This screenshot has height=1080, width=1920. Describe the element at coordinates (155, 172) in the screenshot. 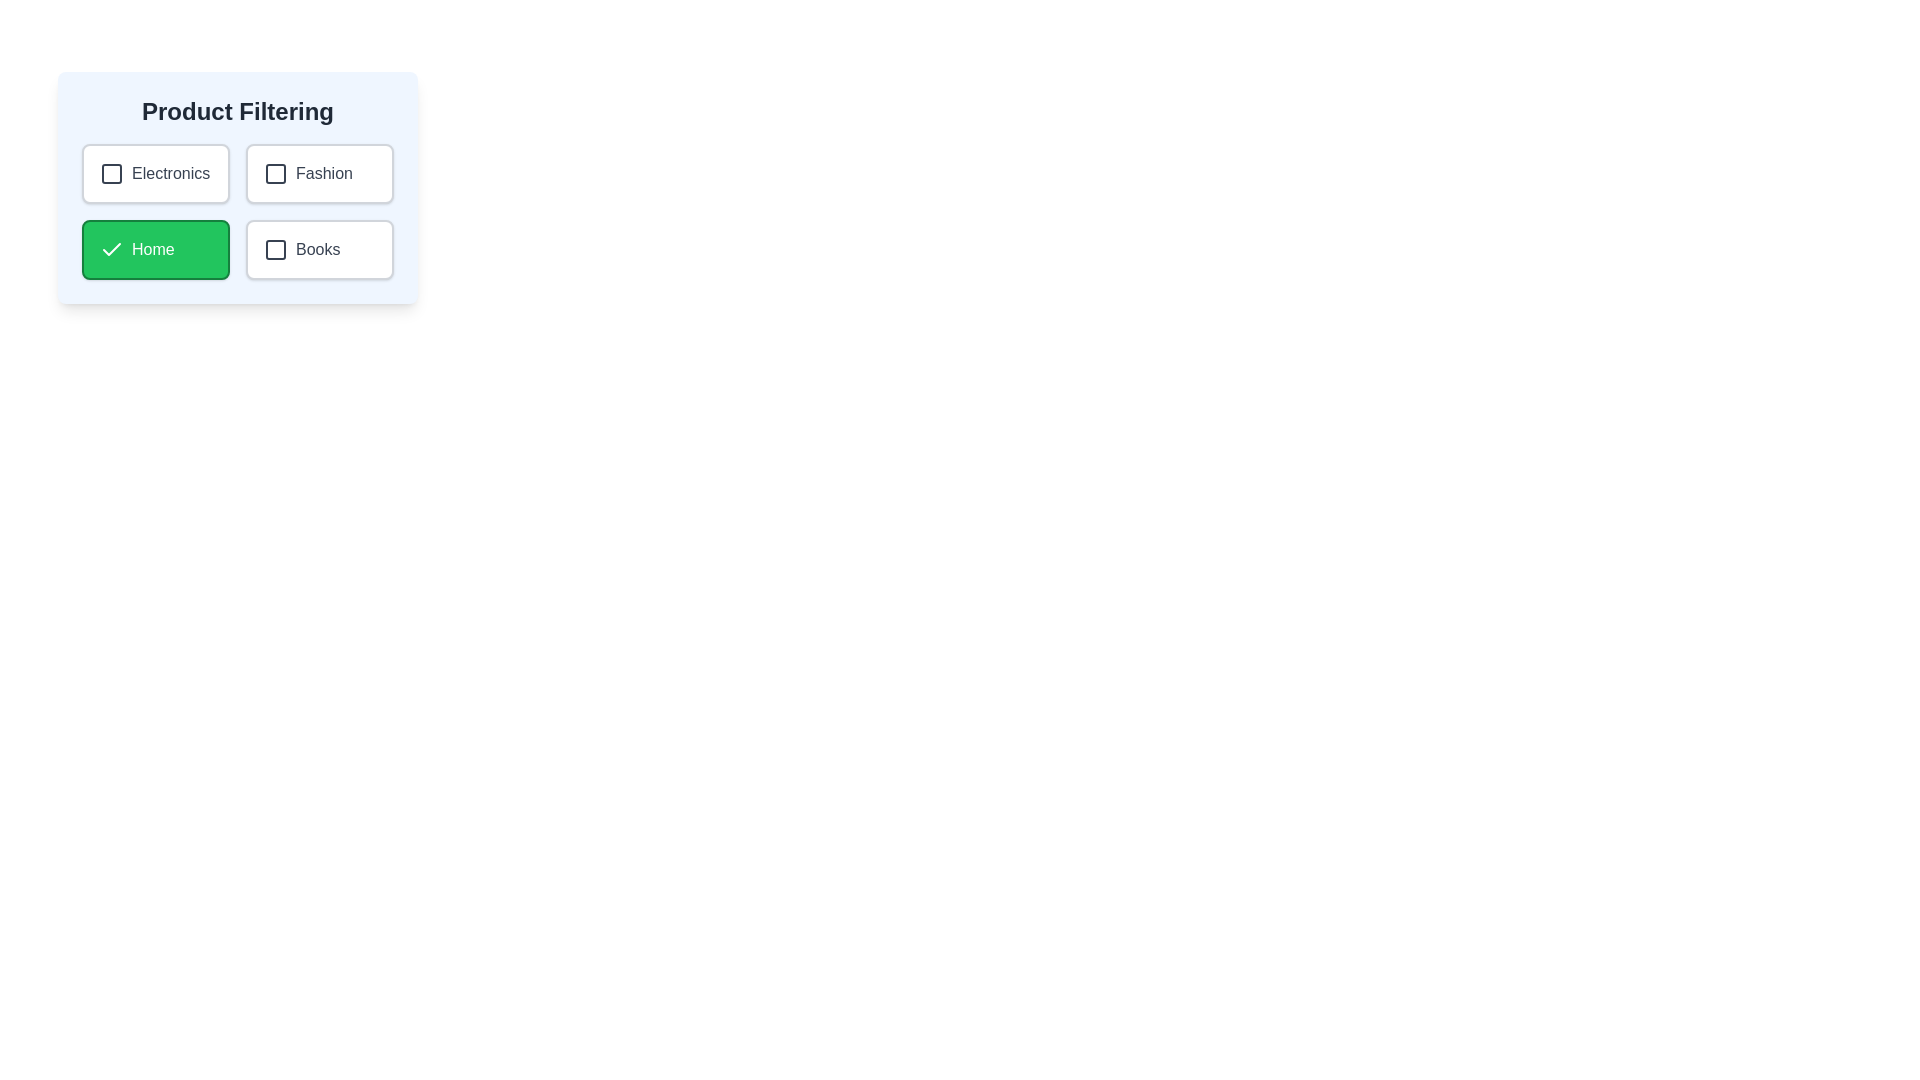

I see `the category Electronics by clicking on its button` at that location.